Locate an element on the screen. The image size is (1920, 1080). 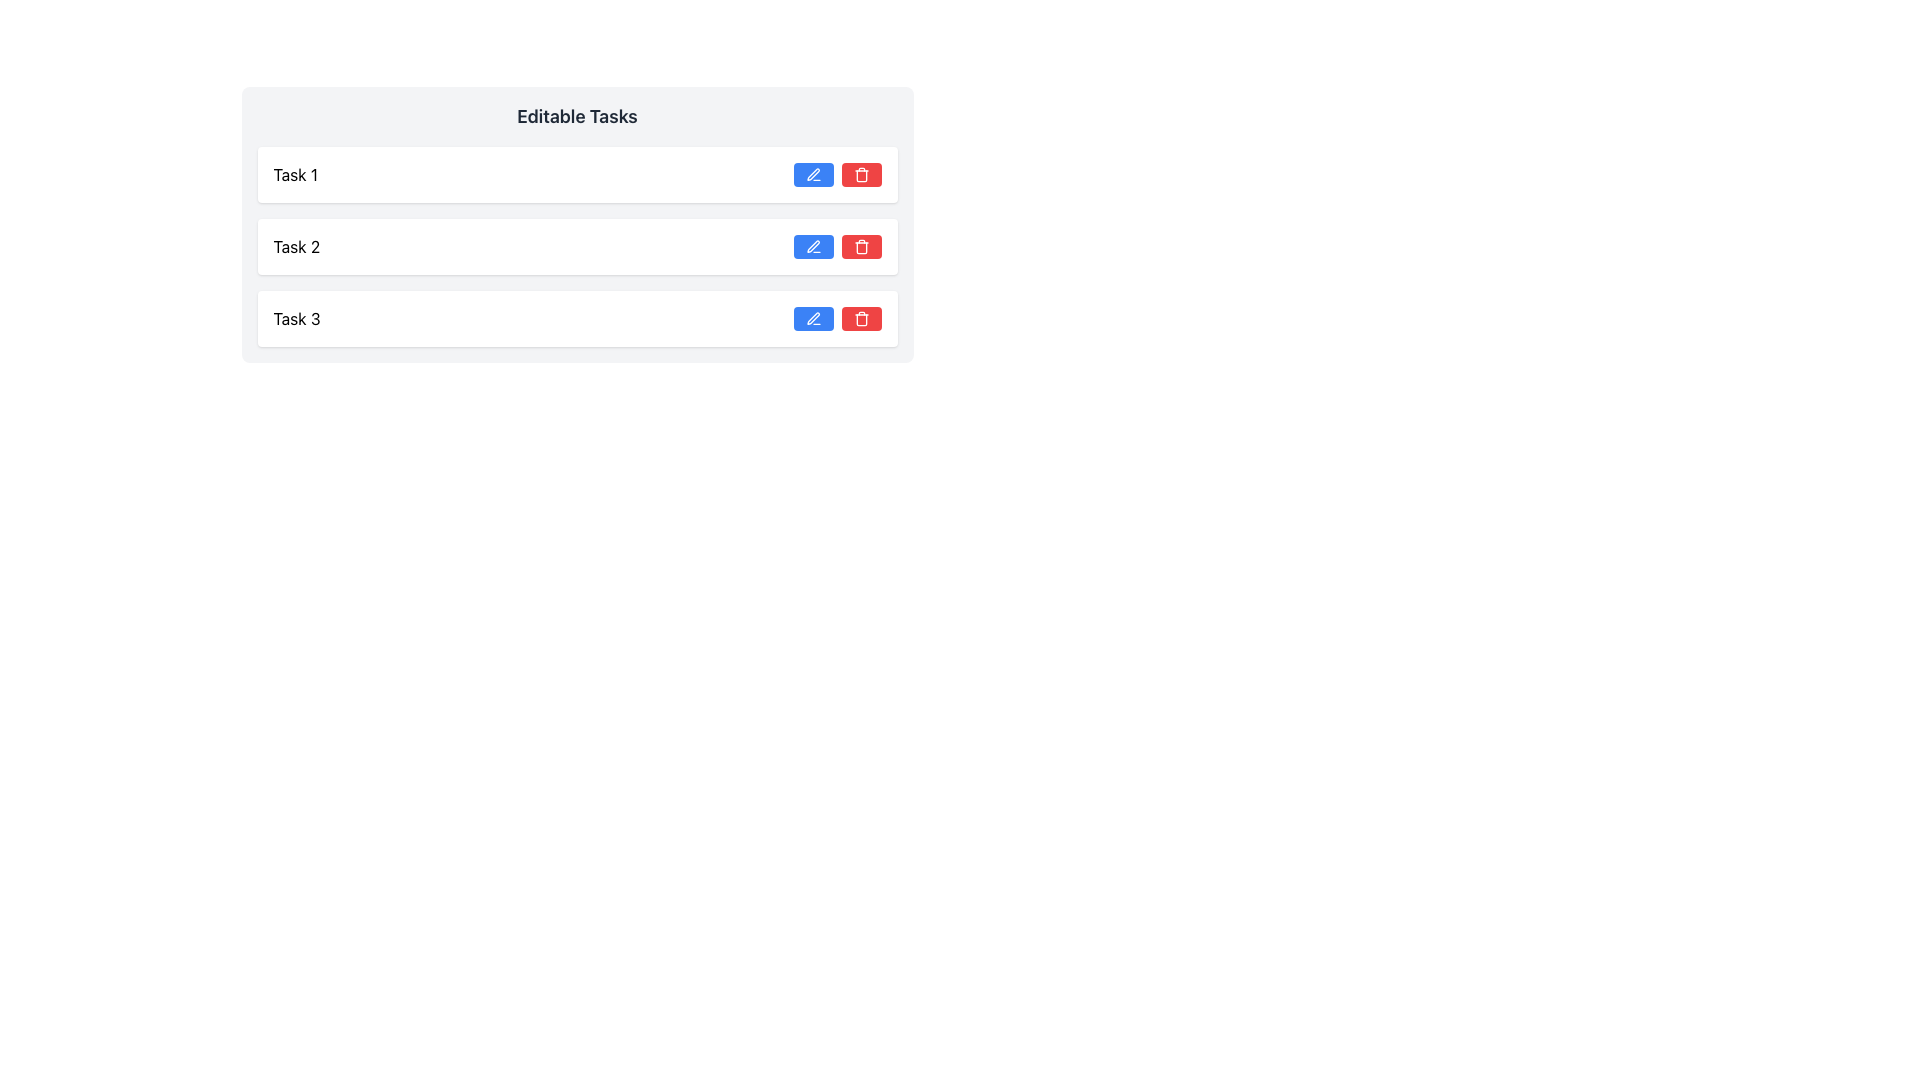
the pen-shaped icon within the blue button on the second row of tasks is located at coordinates (813, 245).